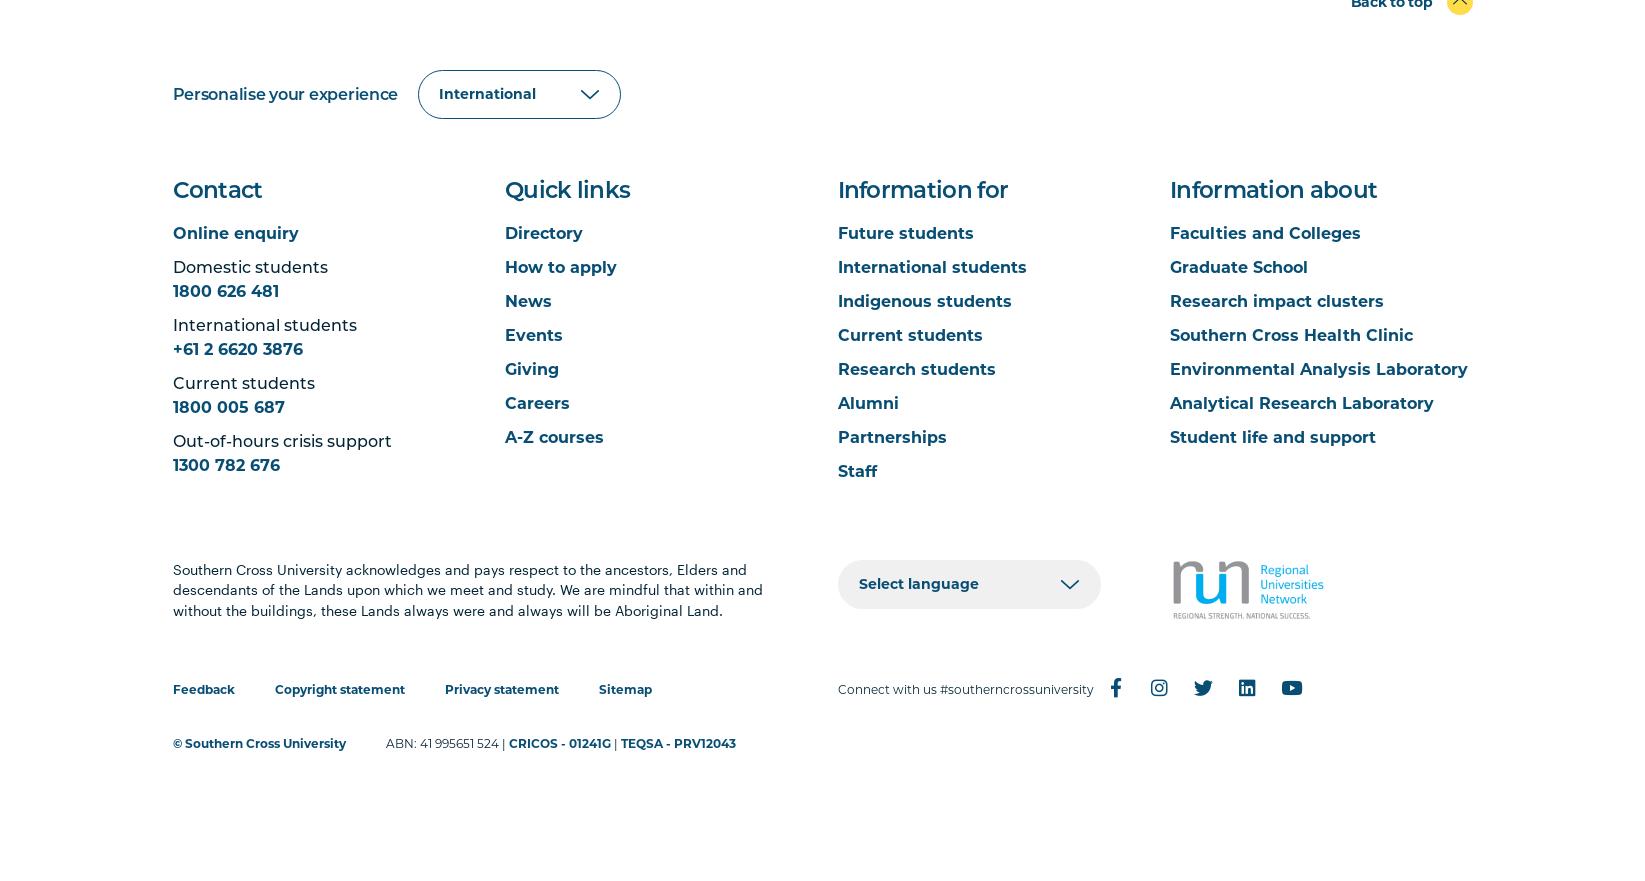  I want to click on '+61 2 6620 3876', so click(237, 348).